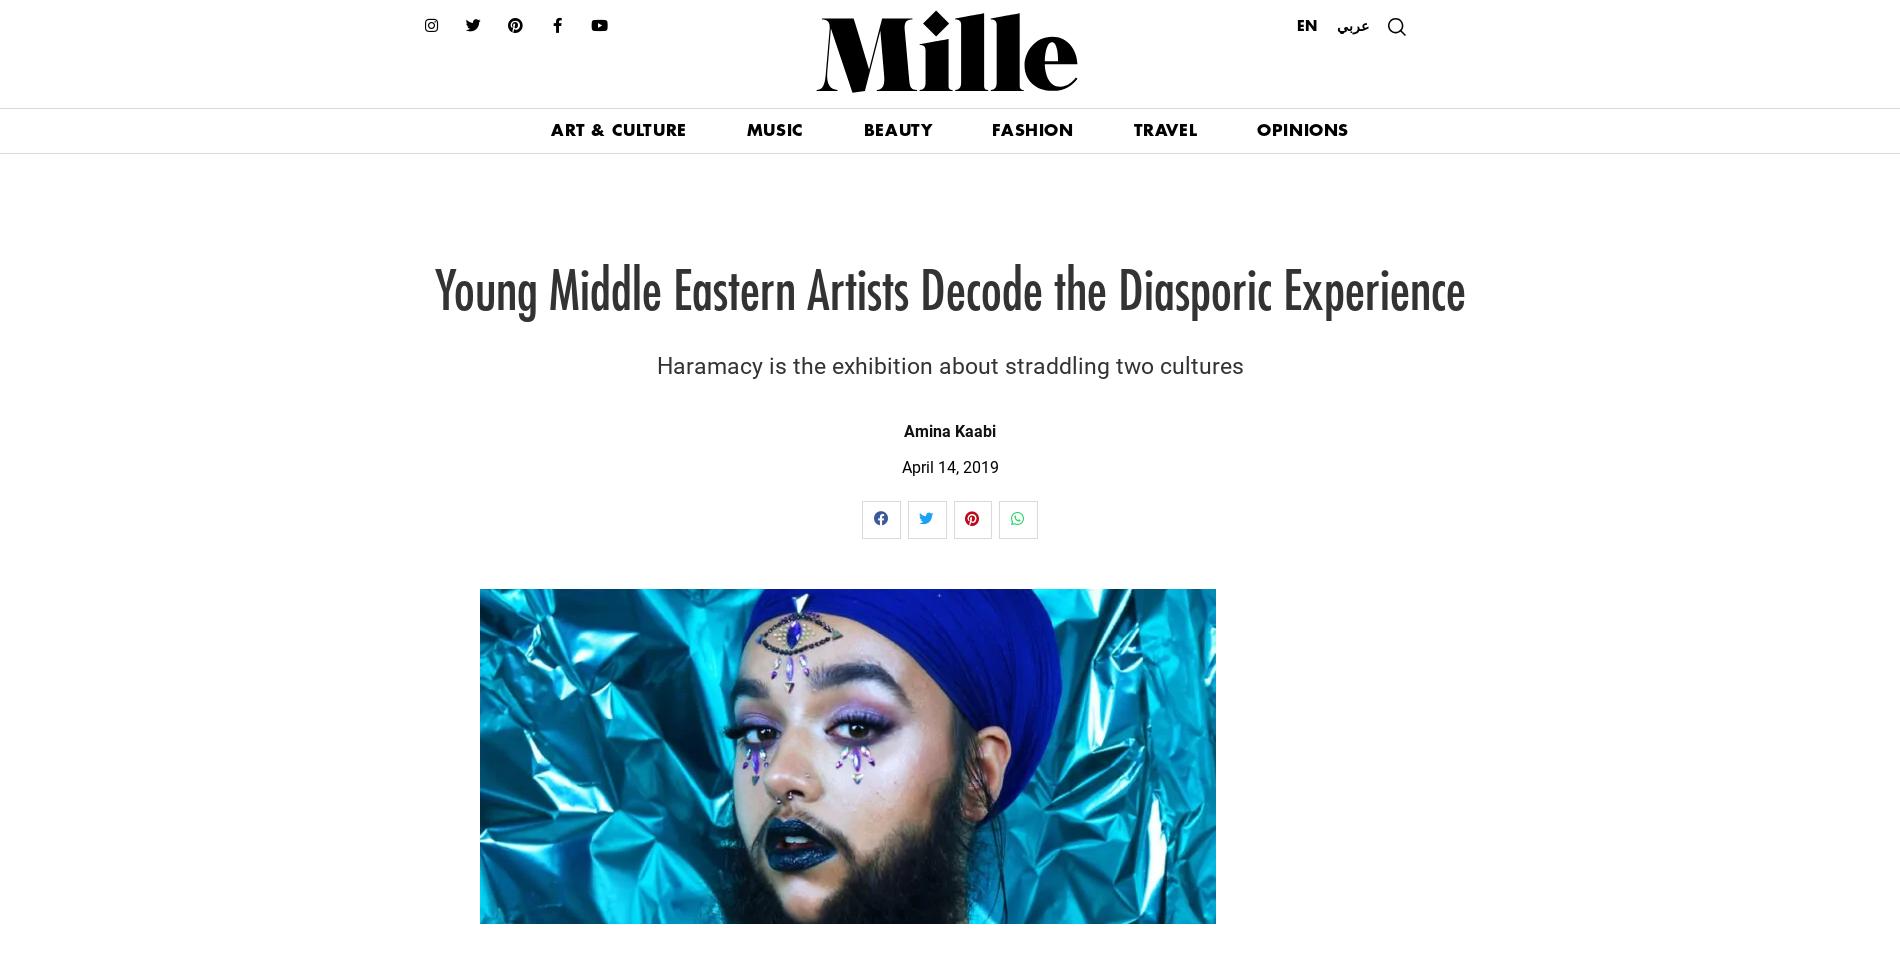  What do you see at coordinates (948, 465) in the screenshot?
I see `'April 14, 2019'` at bounding box center [948, 465].